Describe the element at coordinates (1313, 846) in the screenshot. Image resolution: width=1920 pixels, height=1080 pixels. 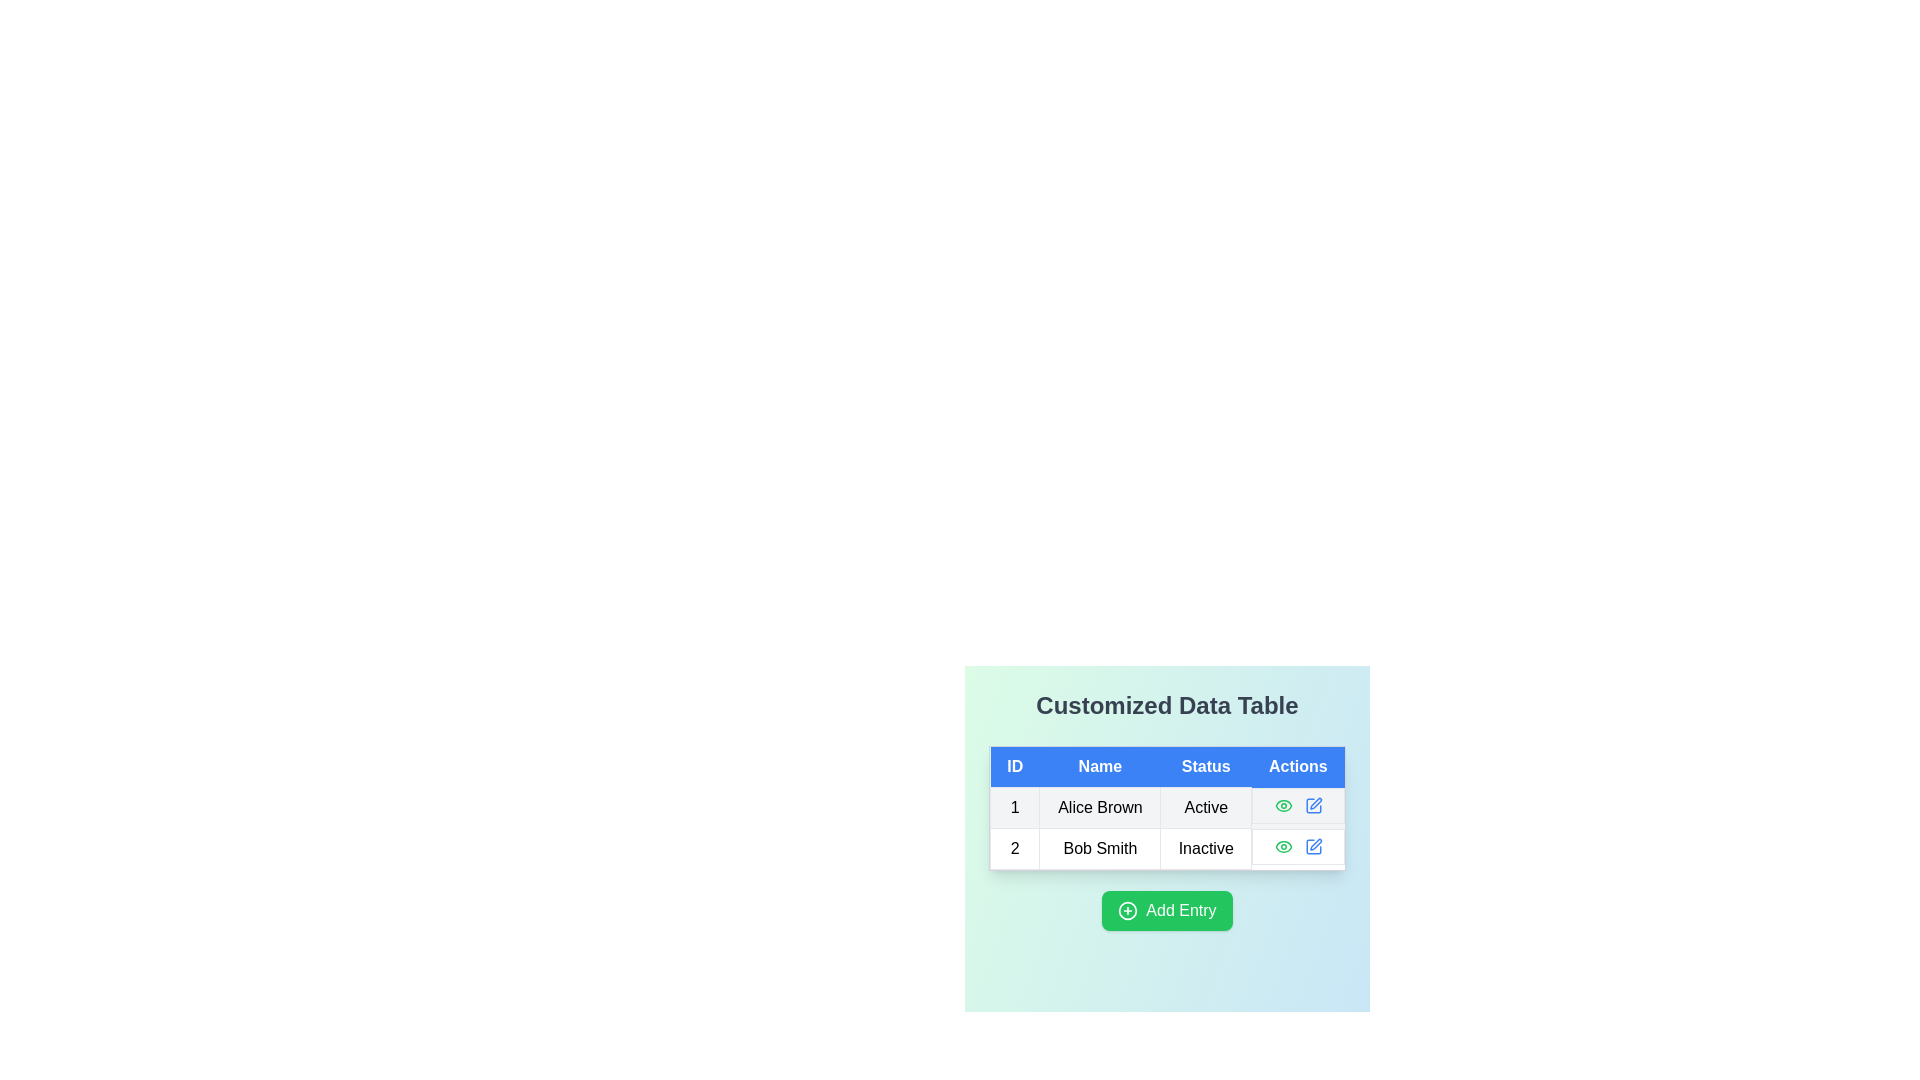
I see `the blue square icon with a pencil symbol in the 'Actions' column of the second row for 'Bob Smith'` at that location.